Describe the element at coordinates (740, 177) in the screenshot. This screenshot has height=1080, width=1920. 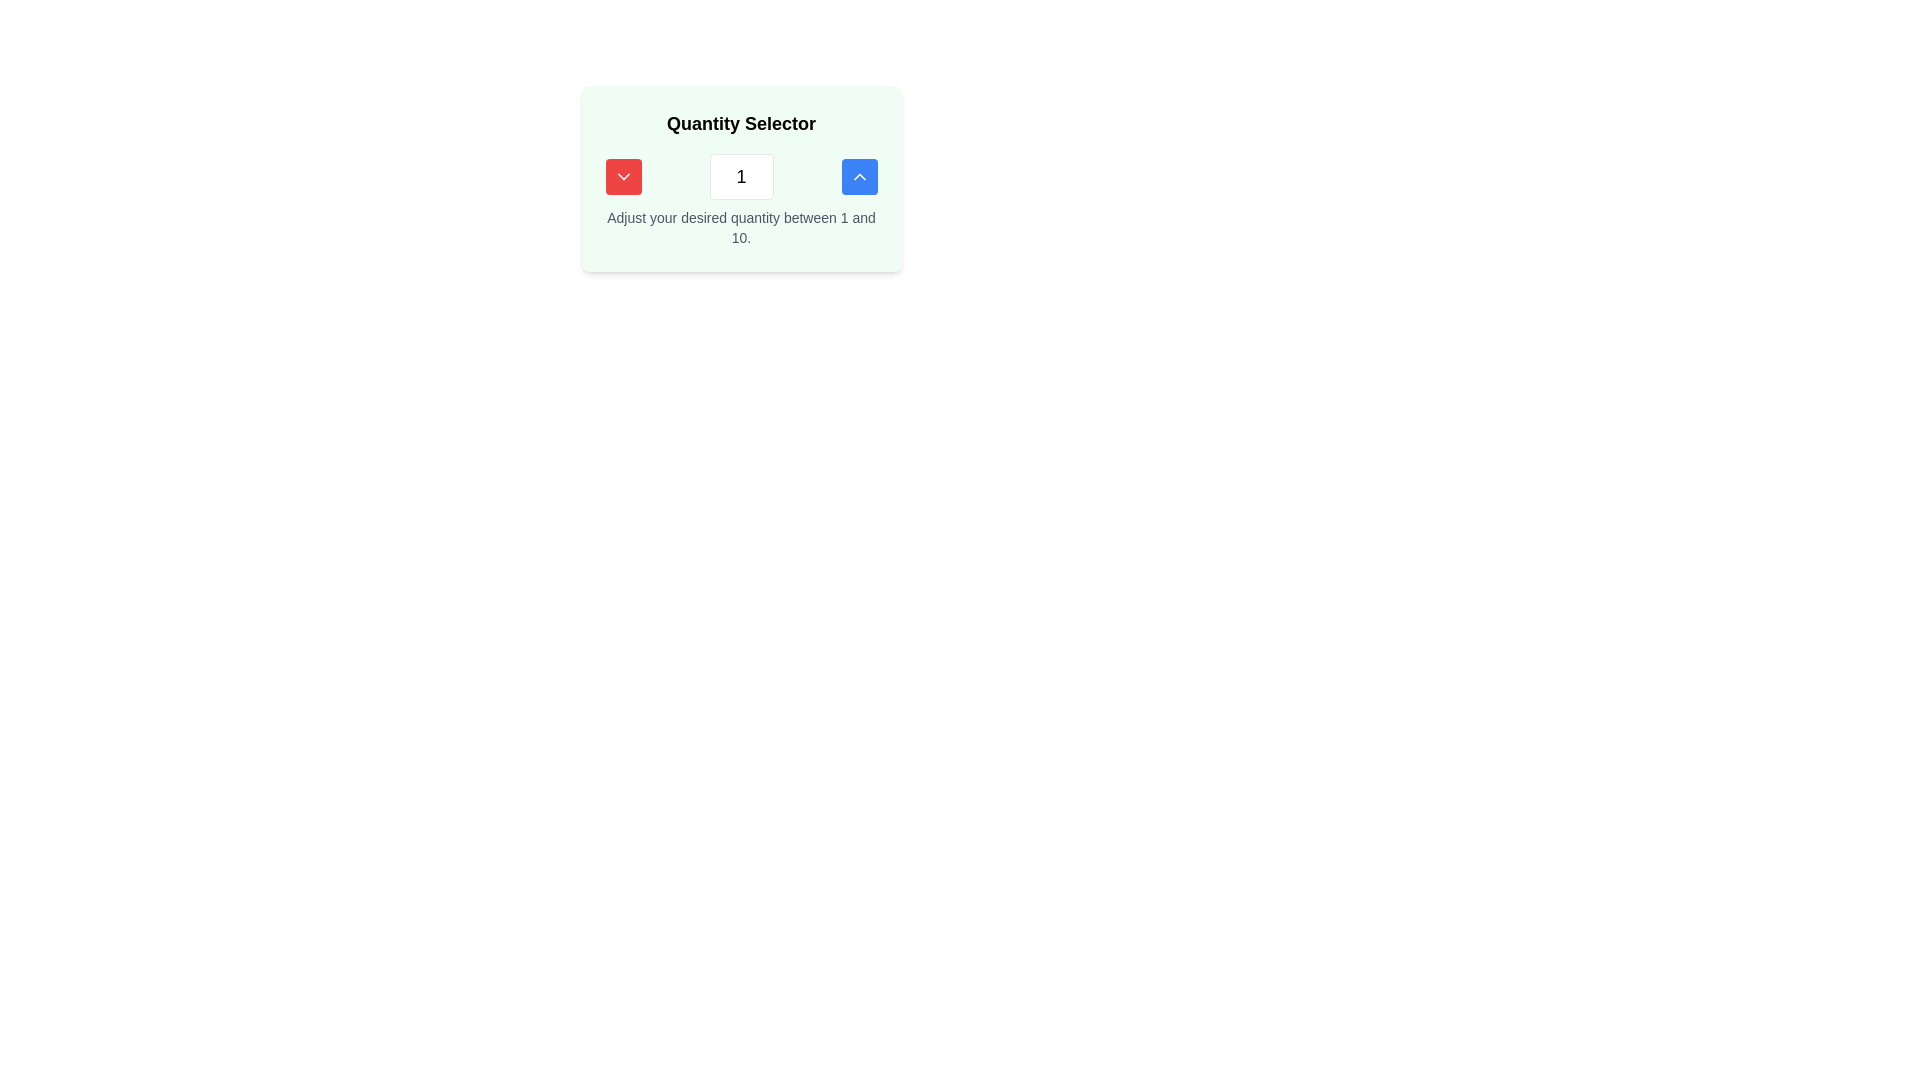
I see `the input box of the Composite component that allows users to view and update a numeric quantity` at that location.